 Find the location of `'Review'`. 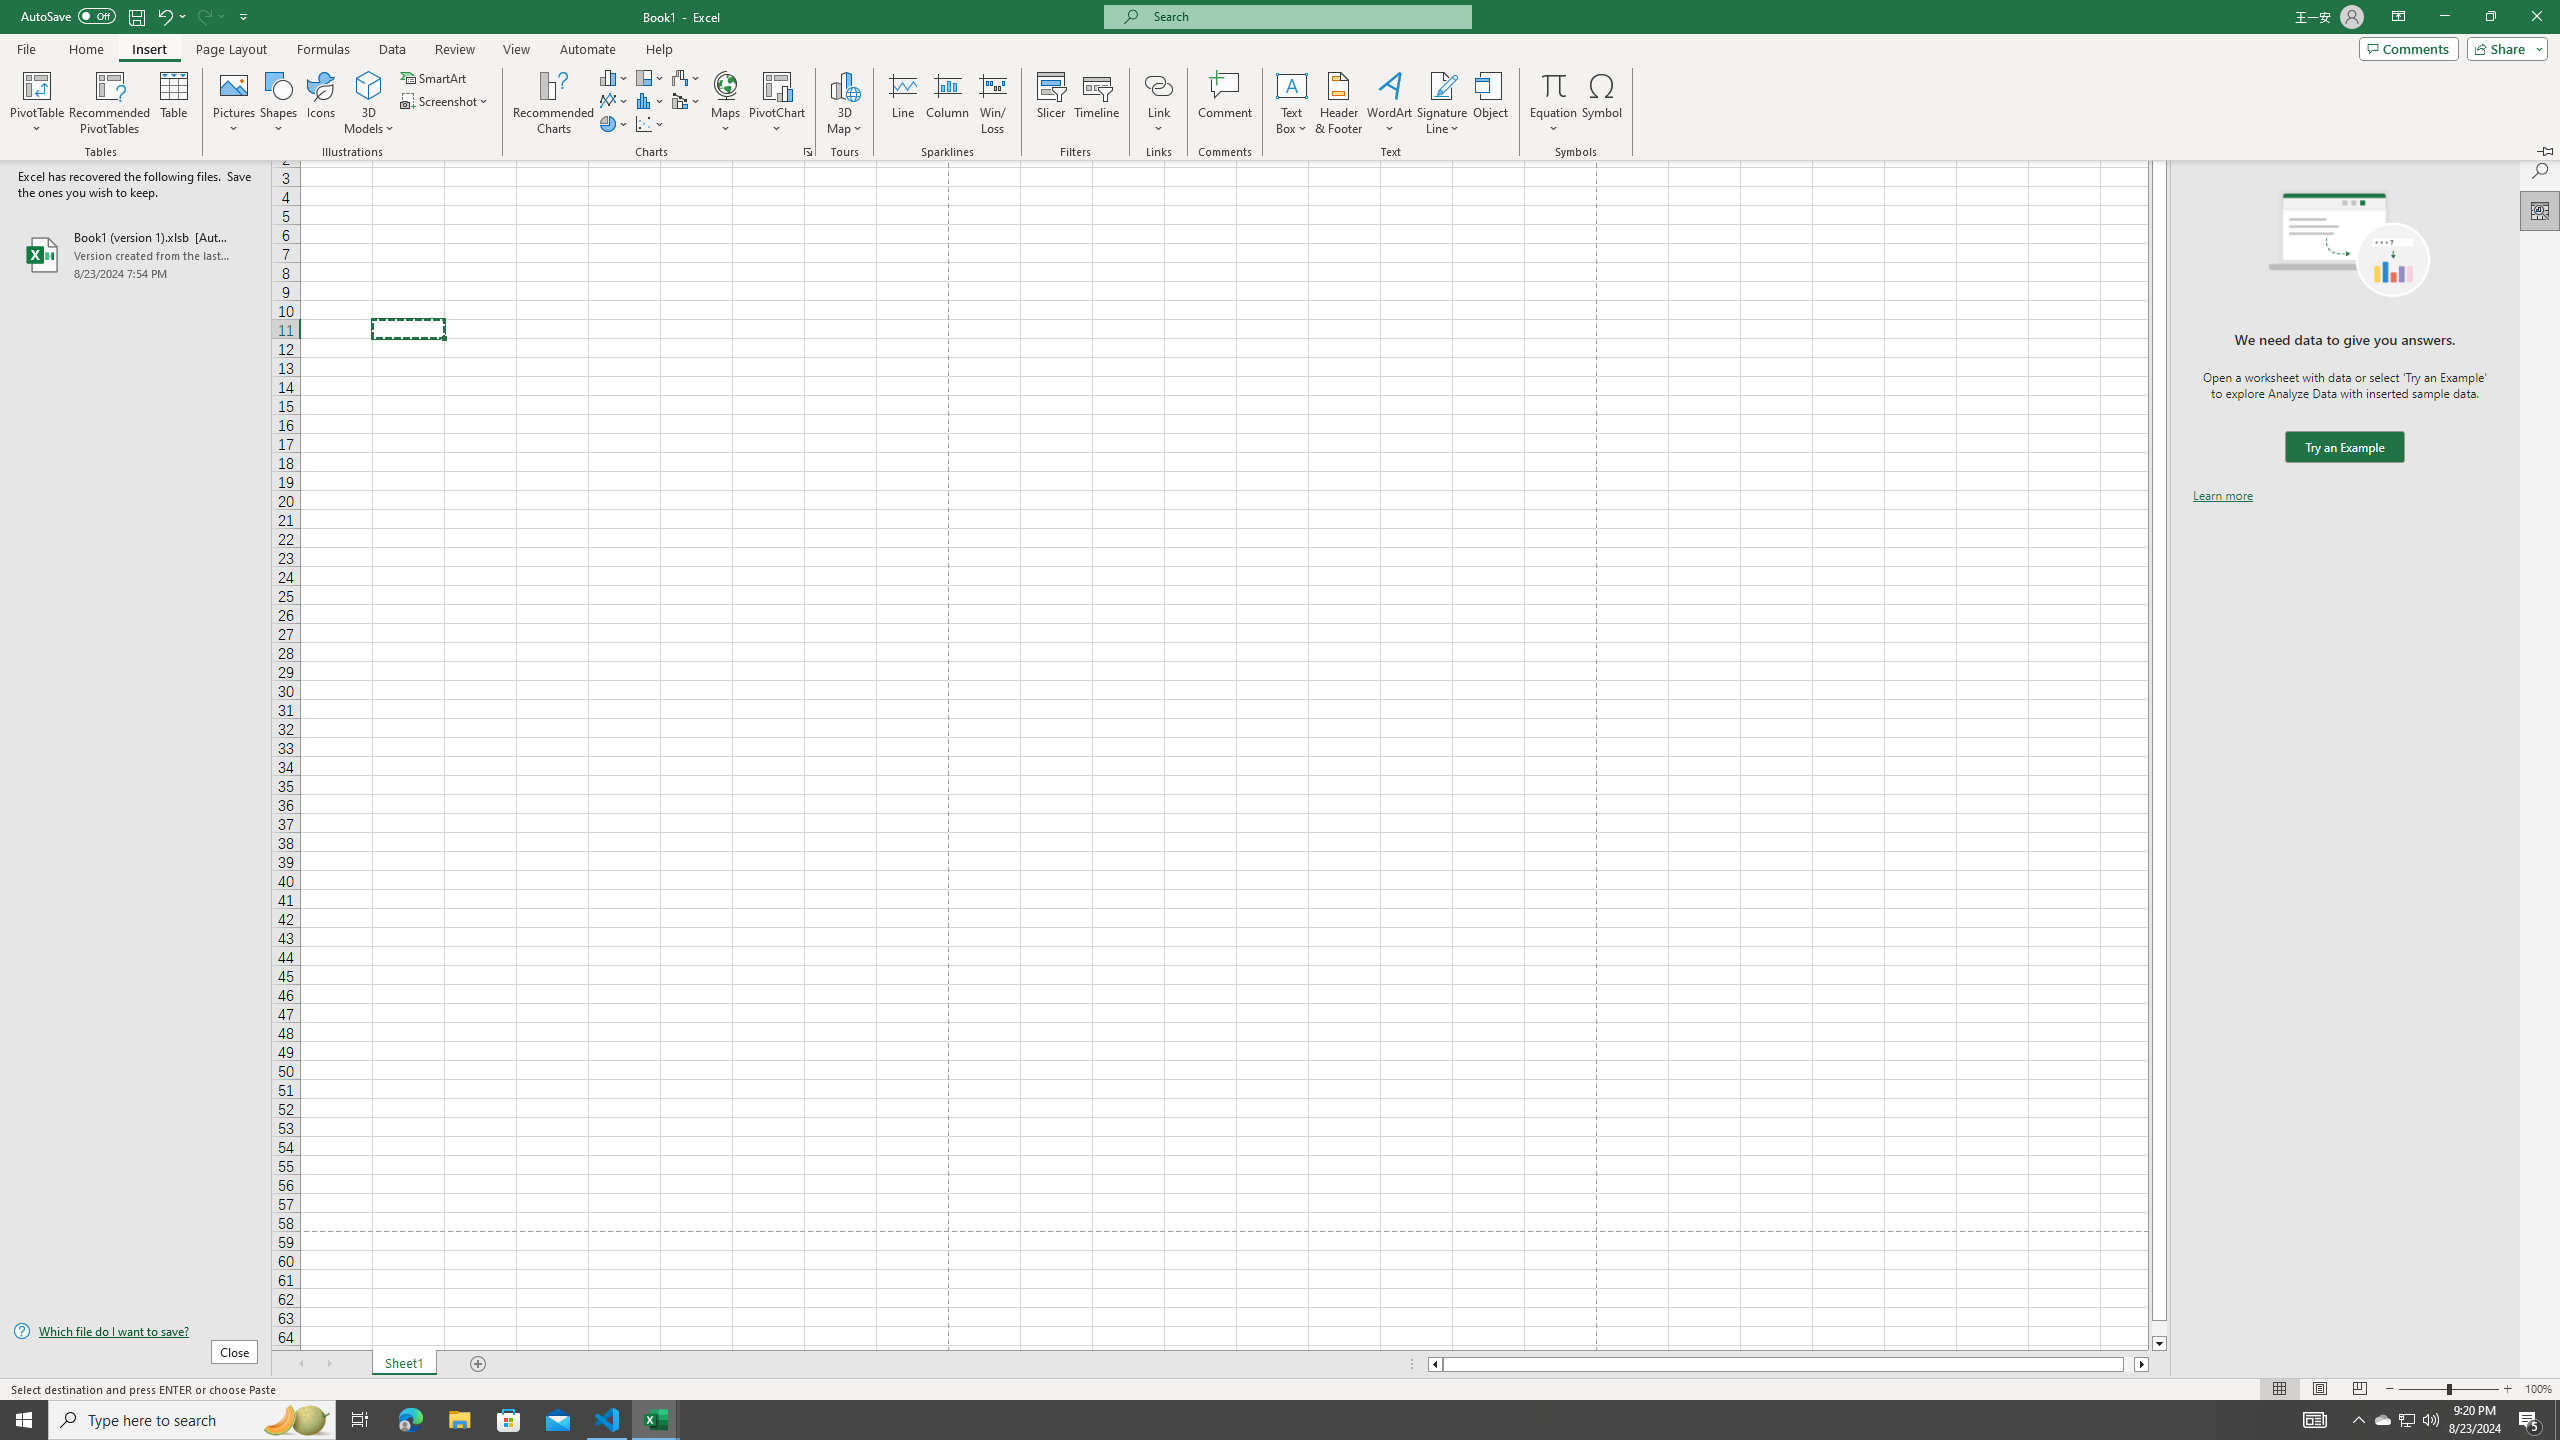

'Review' is located at coordinates (453, 49).